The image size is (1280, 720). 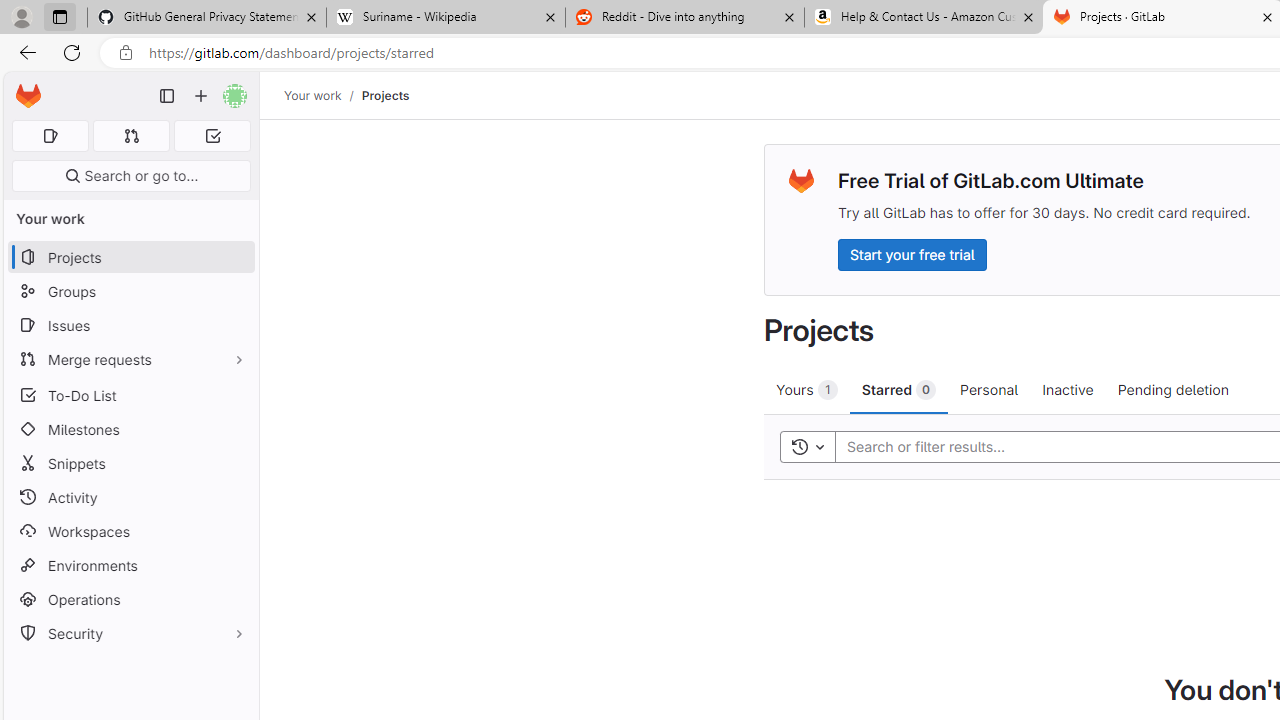 What do you see at coordinates (130, 633) in the screenshot?
I see `'Security'` at bounding box center [130, 633].